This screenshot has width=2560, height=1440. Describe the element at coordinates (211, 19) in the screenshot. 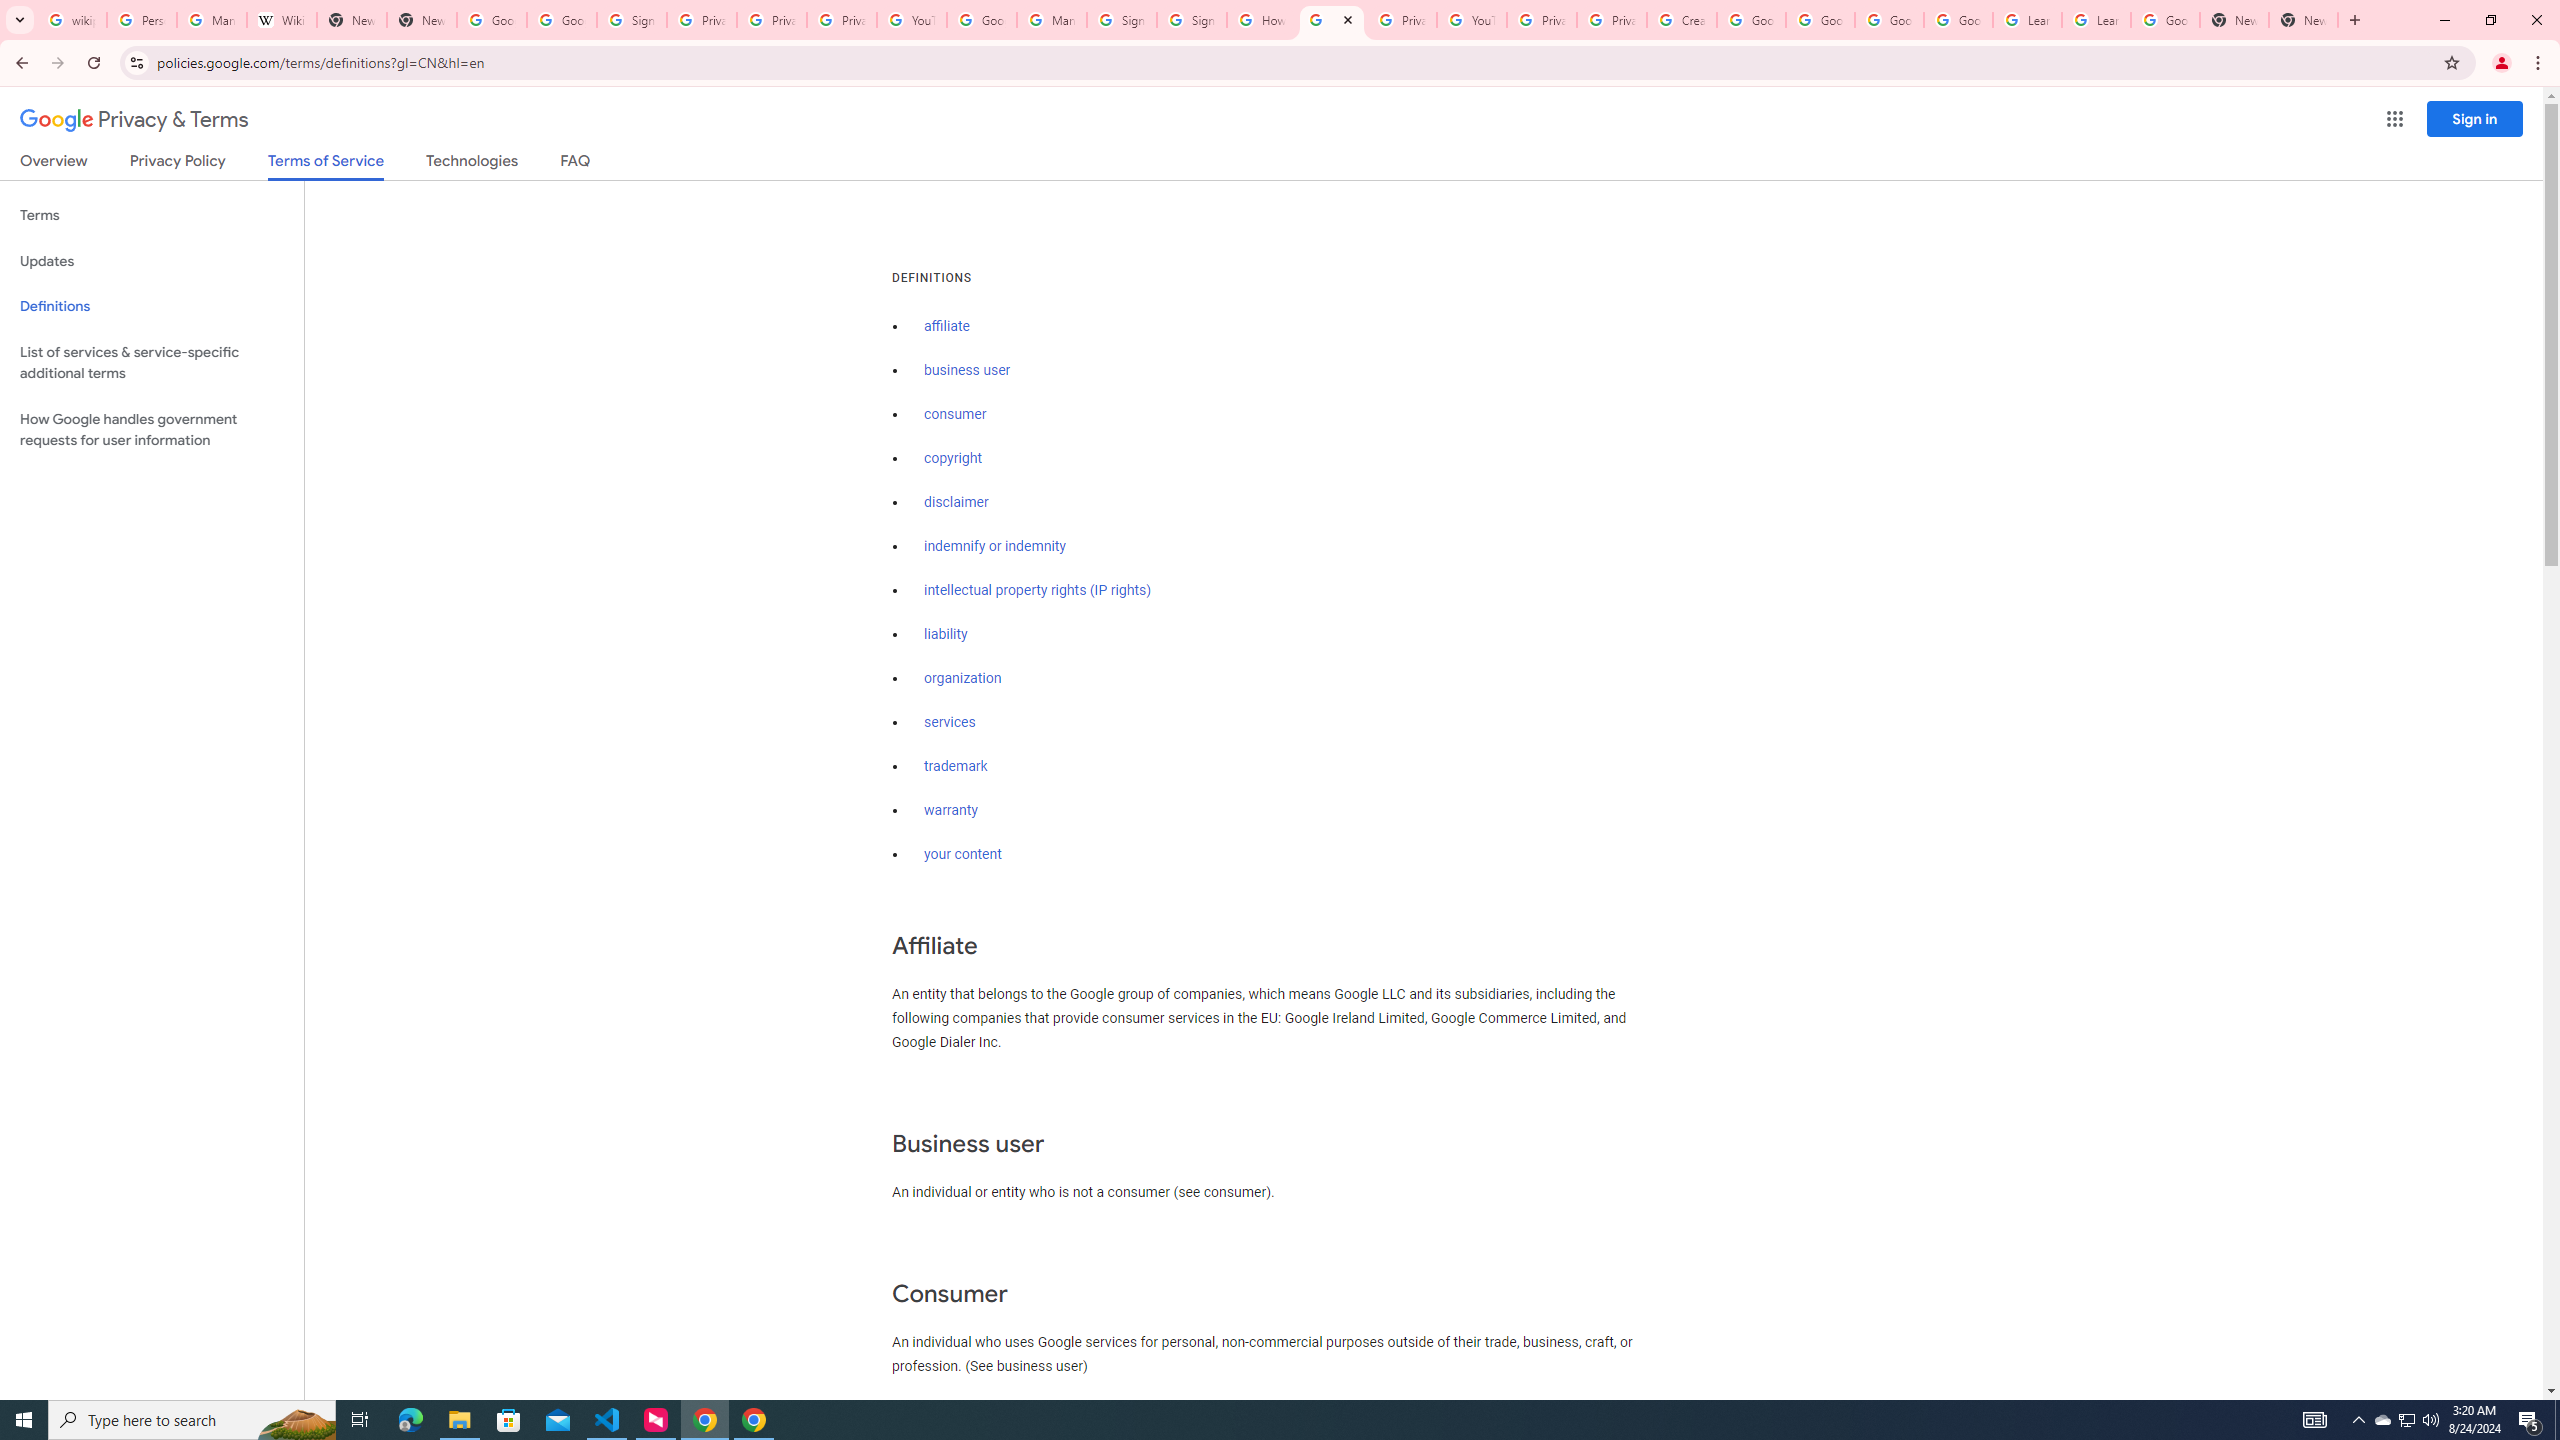

I see `'Manage your Location History - Google Search Help'` at that location.